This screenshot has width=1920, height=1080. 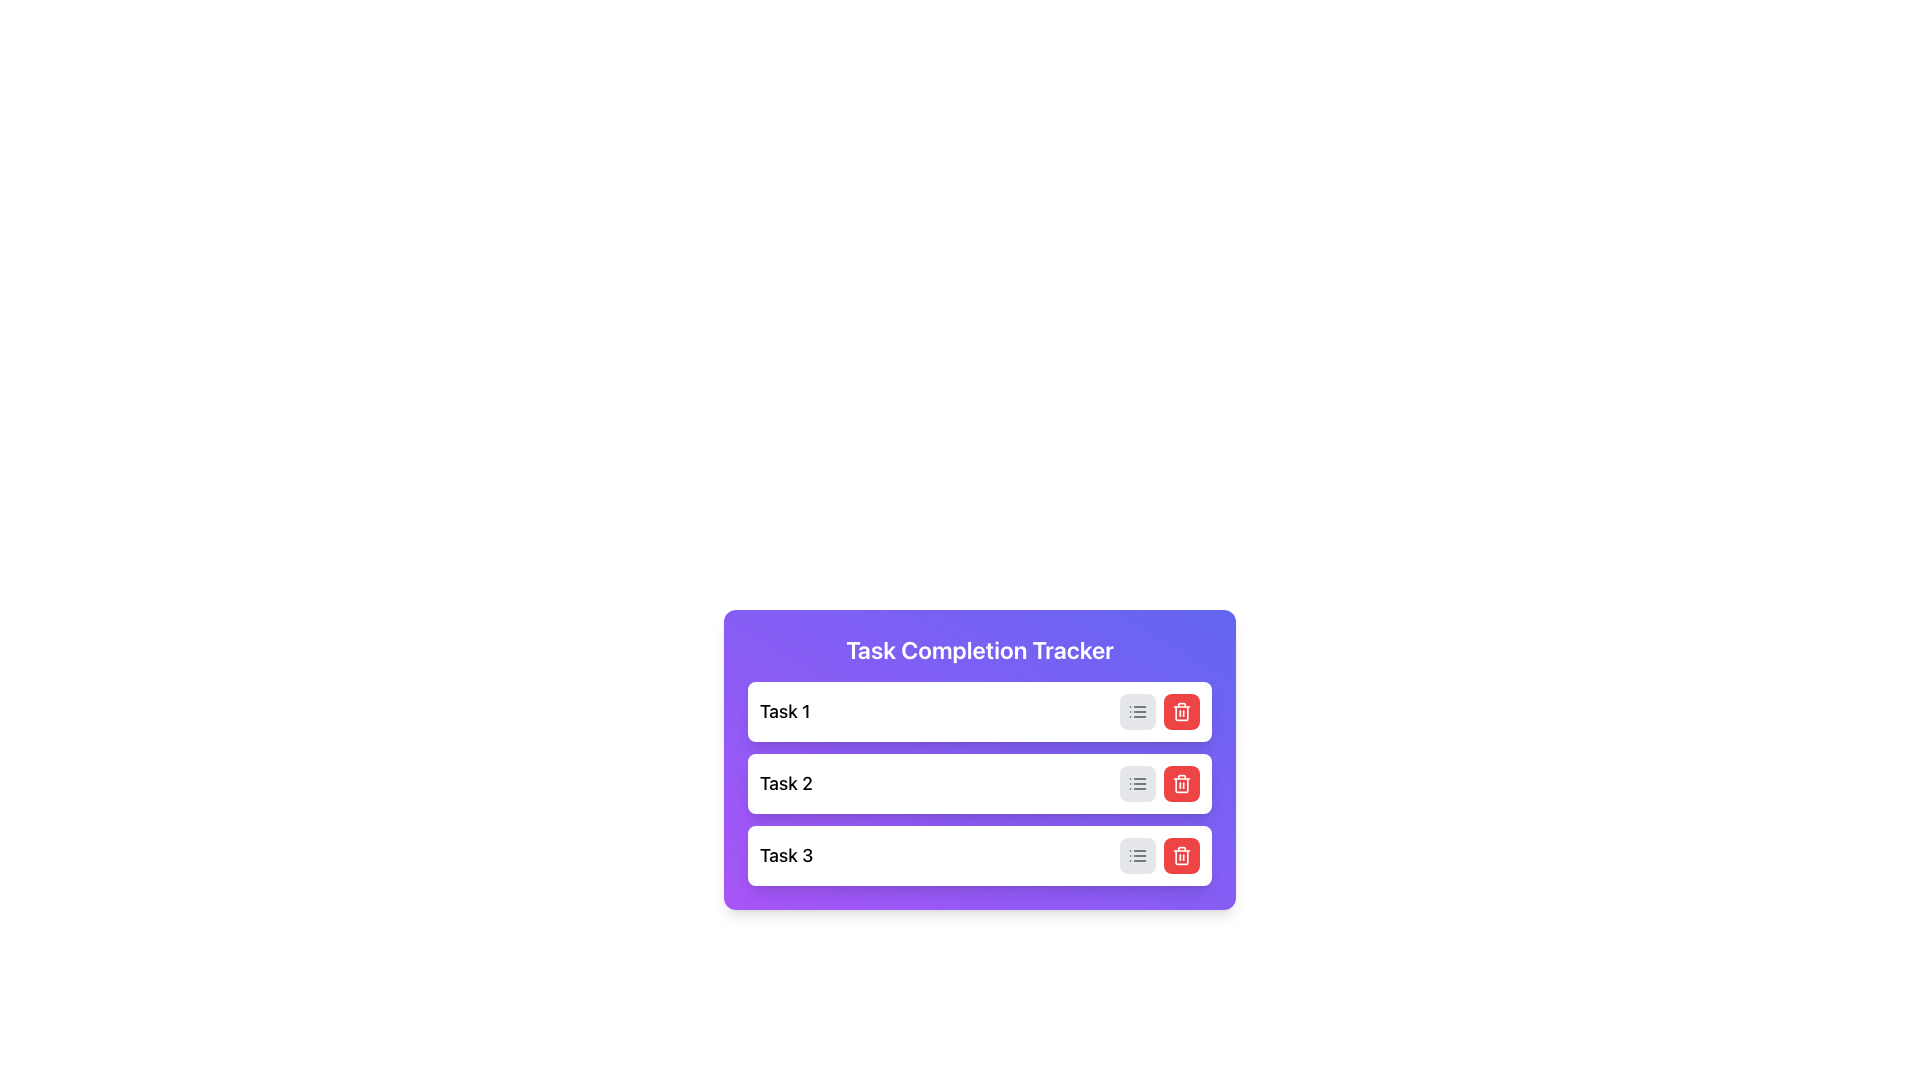 I want to click on the body of the trash can icon, which is part of a red button located at the end of a task row in the task list, so click(x=1181, y=855).